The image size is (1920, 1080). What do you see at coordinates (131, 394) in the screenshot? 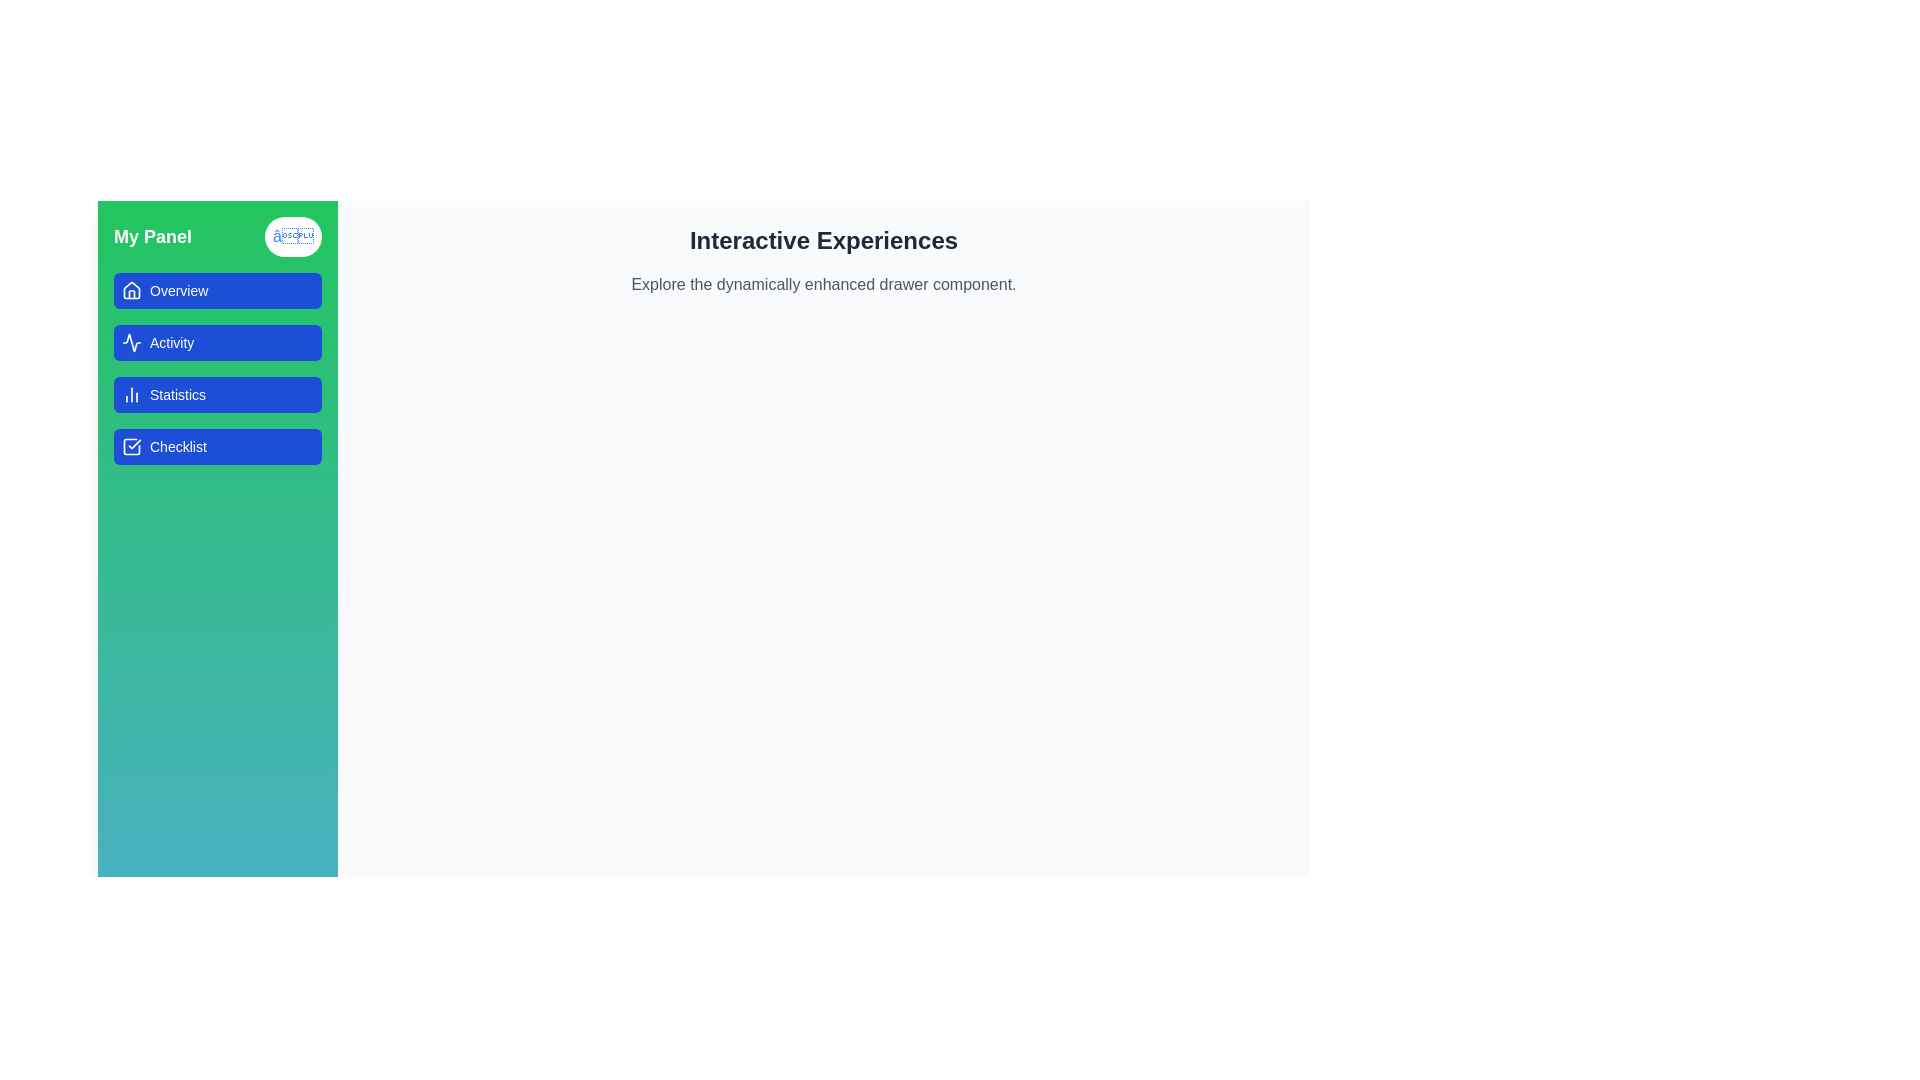
I see `the line chart icon inside the blue 'Statistics' button` at bounding box center [131, 394].